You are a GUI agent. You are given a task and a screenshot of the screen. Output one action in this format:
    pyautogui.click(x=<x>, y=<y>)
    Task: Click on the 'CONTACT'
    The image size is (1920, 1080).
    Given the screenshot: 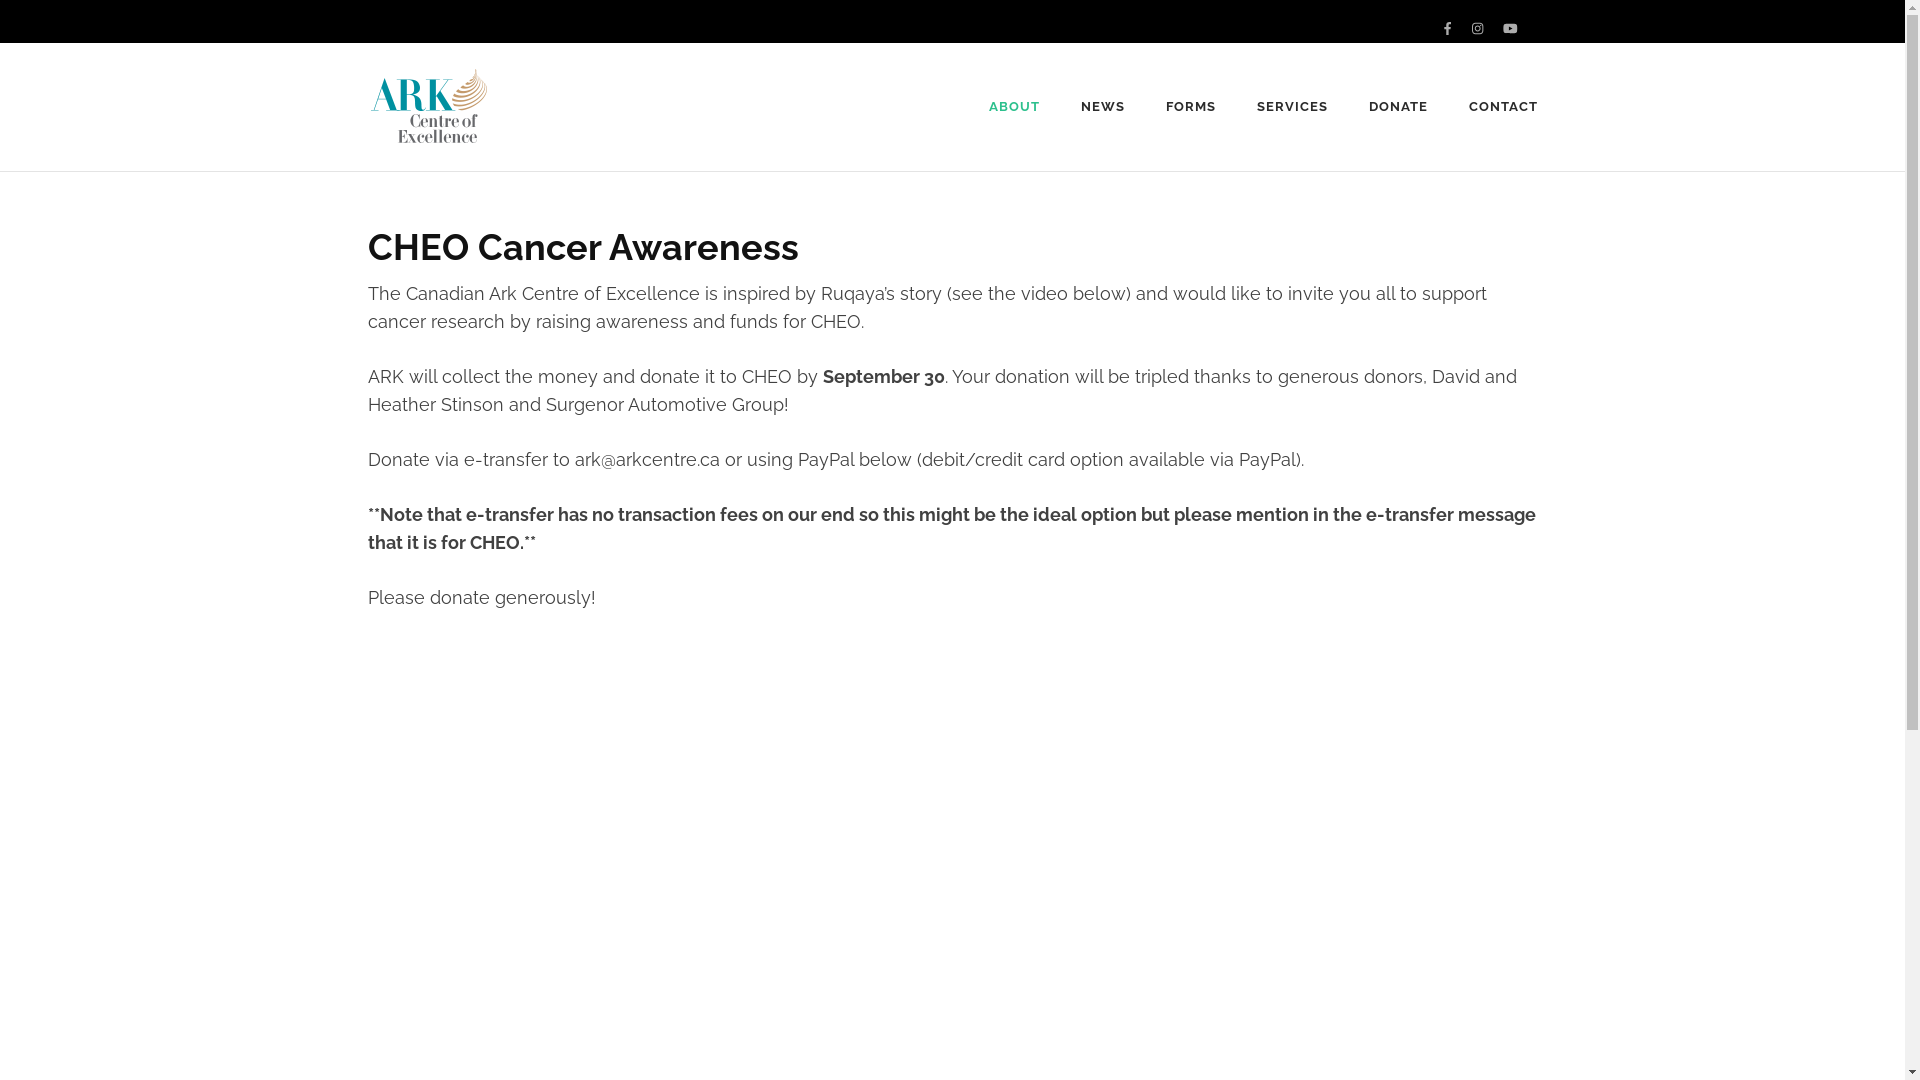 What is the action you would take?
    pyautogui.click(x=1503, y=107)
    